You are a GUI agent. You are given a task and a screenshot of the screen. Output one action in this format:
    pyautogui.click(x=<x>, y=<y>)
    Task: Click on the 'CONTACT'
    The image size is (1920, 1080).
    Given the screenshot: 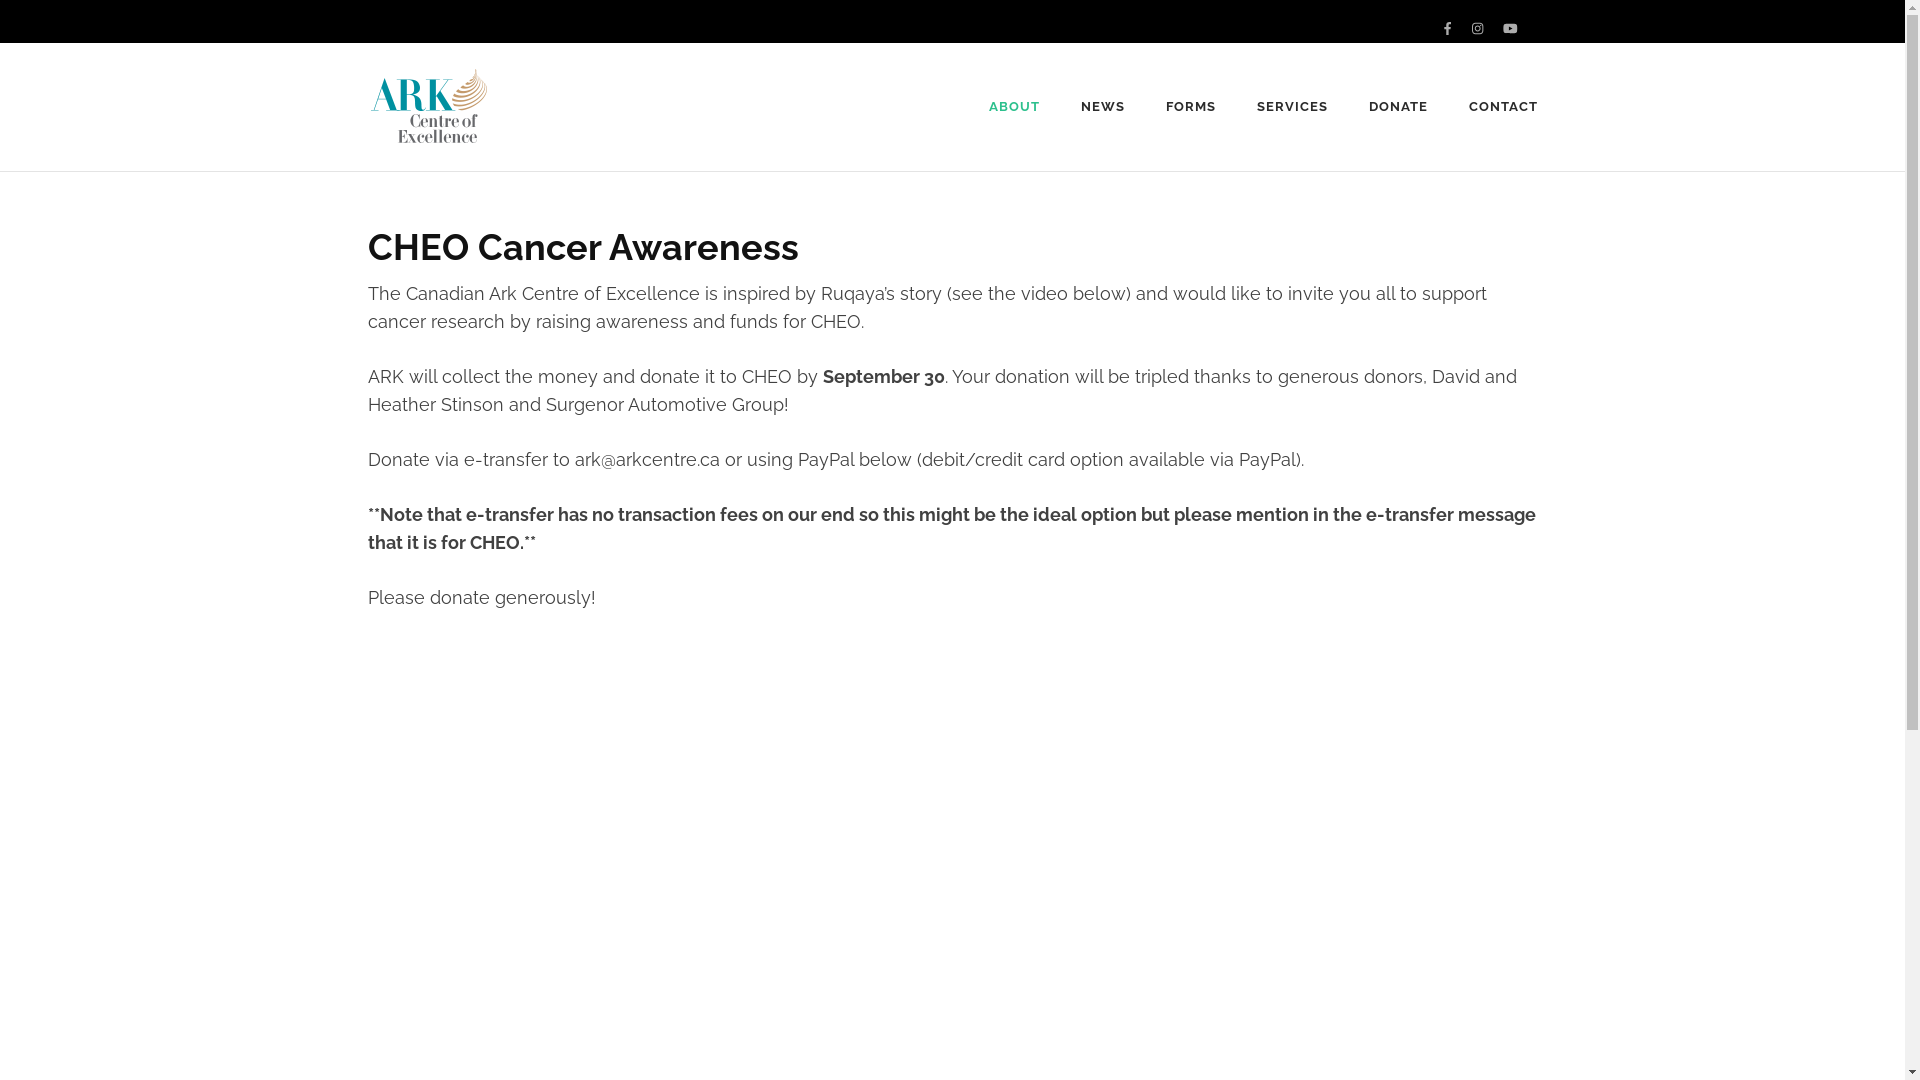 What is the action you would take?
    pyautogui.click(x=1503, y=107)
    